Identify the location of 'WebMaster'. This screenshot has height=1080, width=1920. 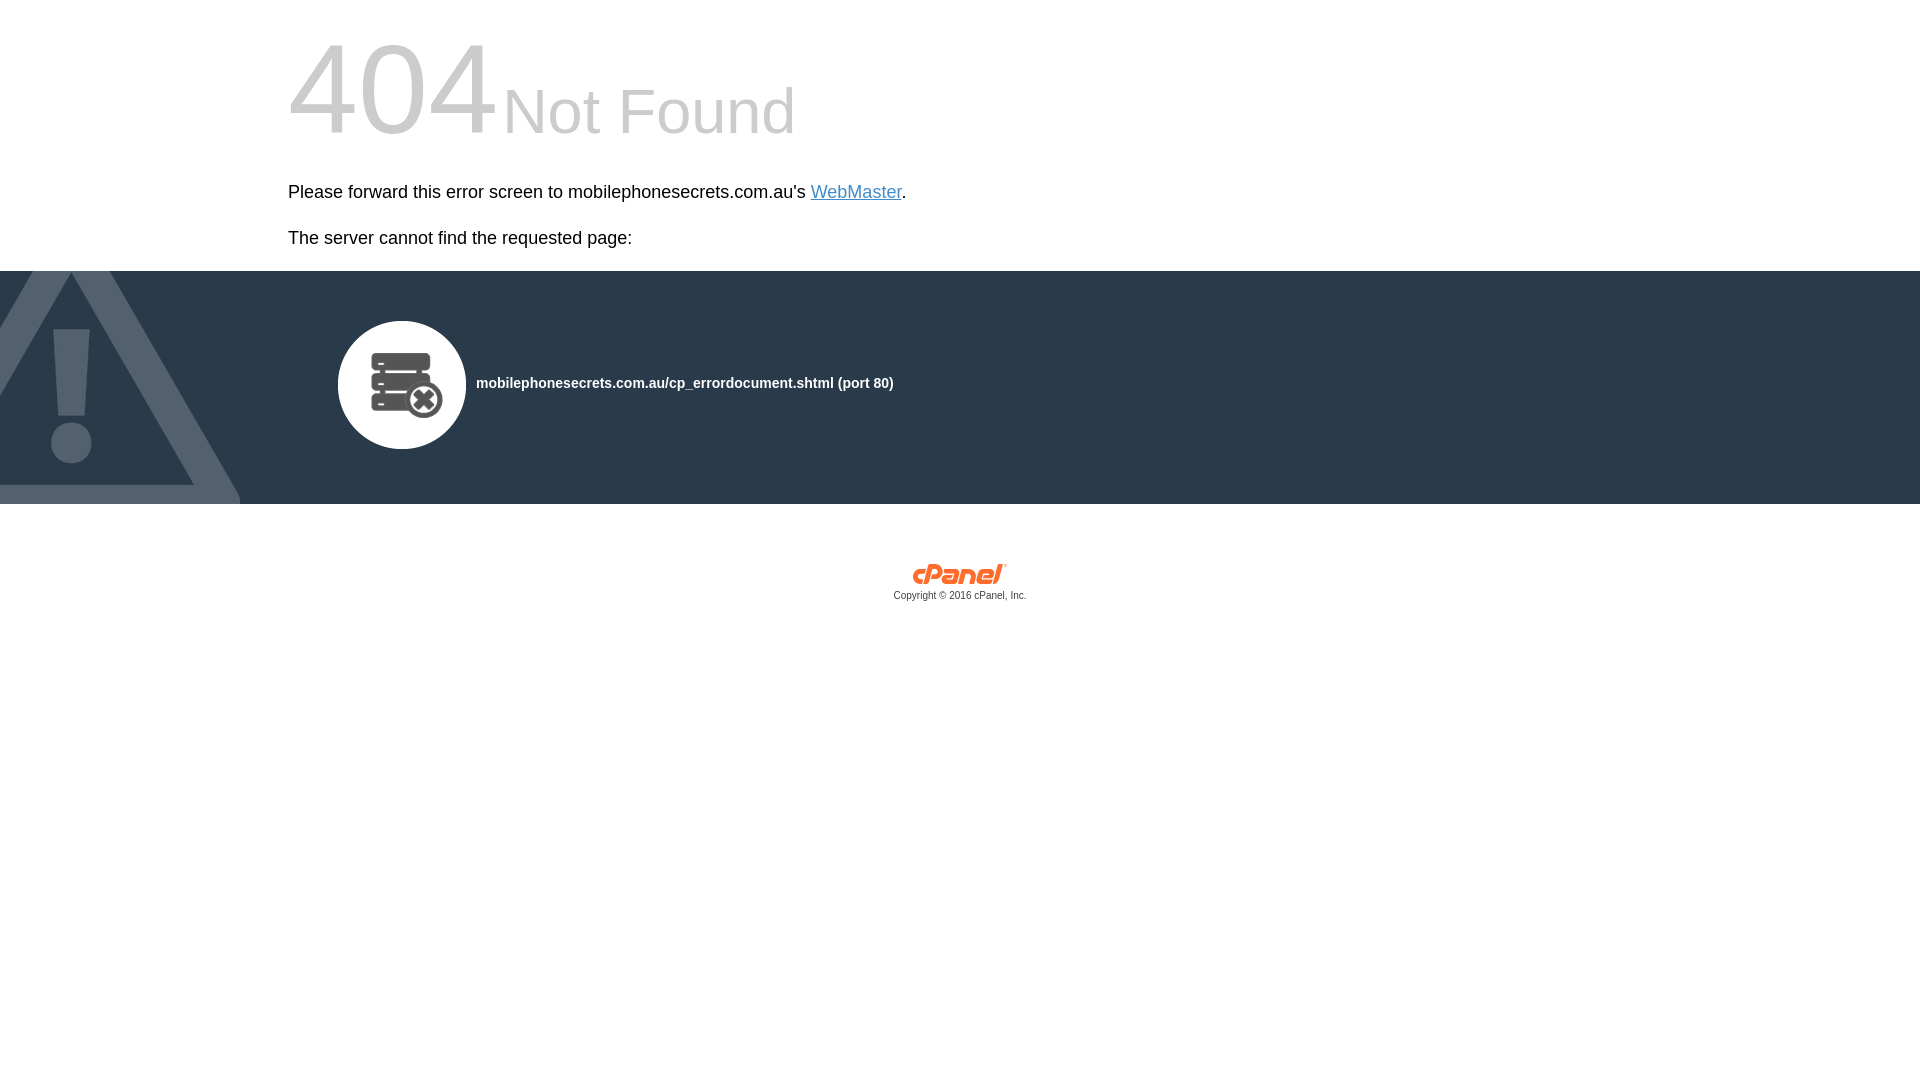
(856, 192).